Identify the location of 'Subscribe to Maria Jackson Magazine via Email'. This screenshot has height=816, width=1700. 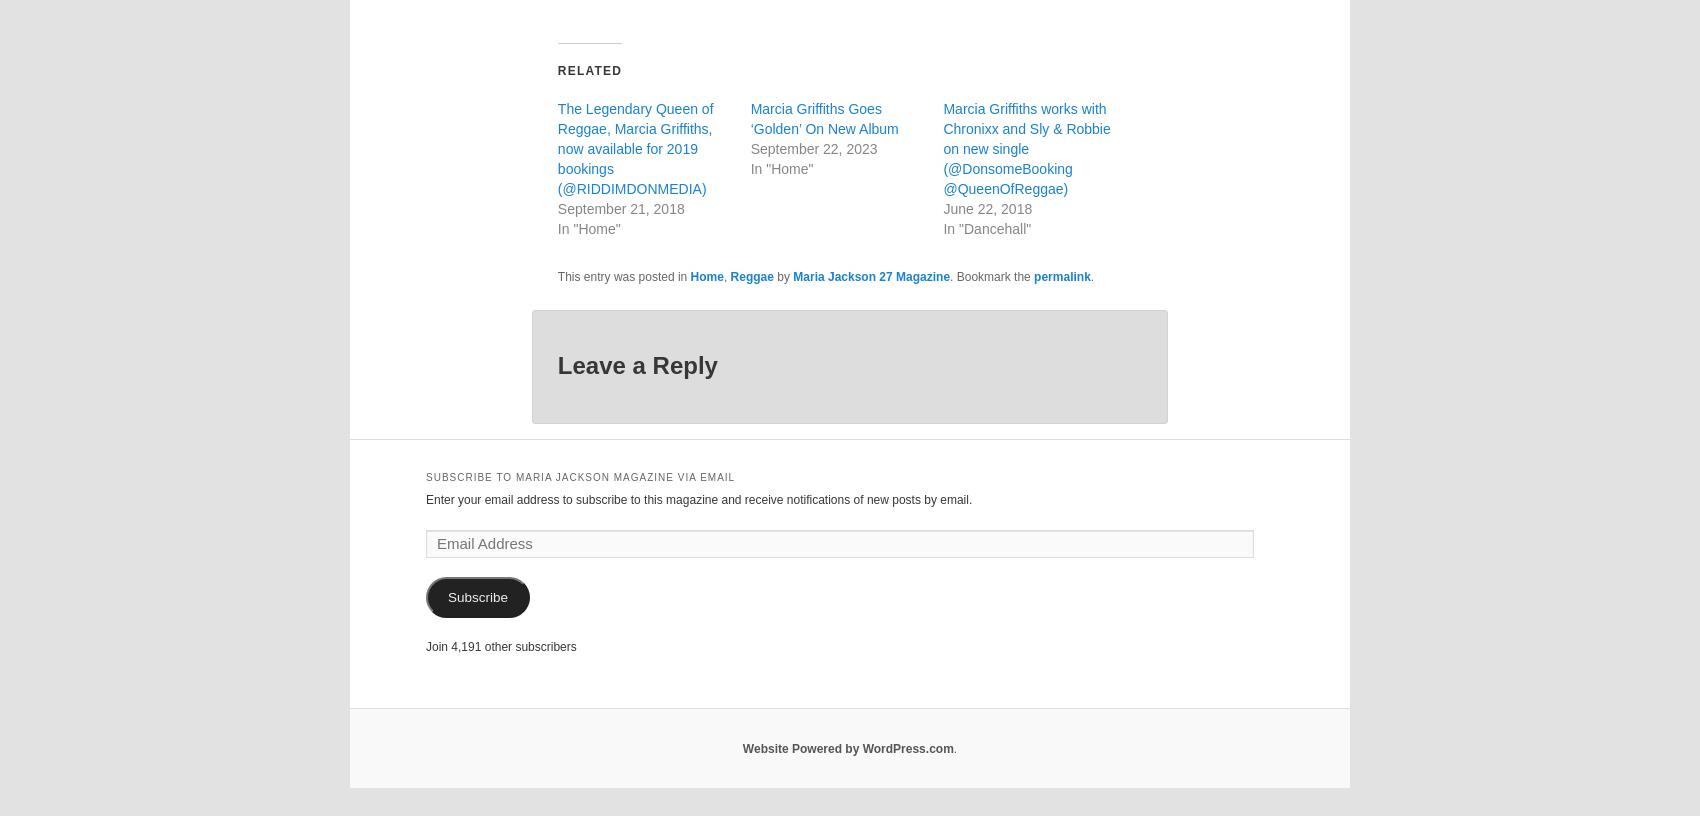
(579, 475).